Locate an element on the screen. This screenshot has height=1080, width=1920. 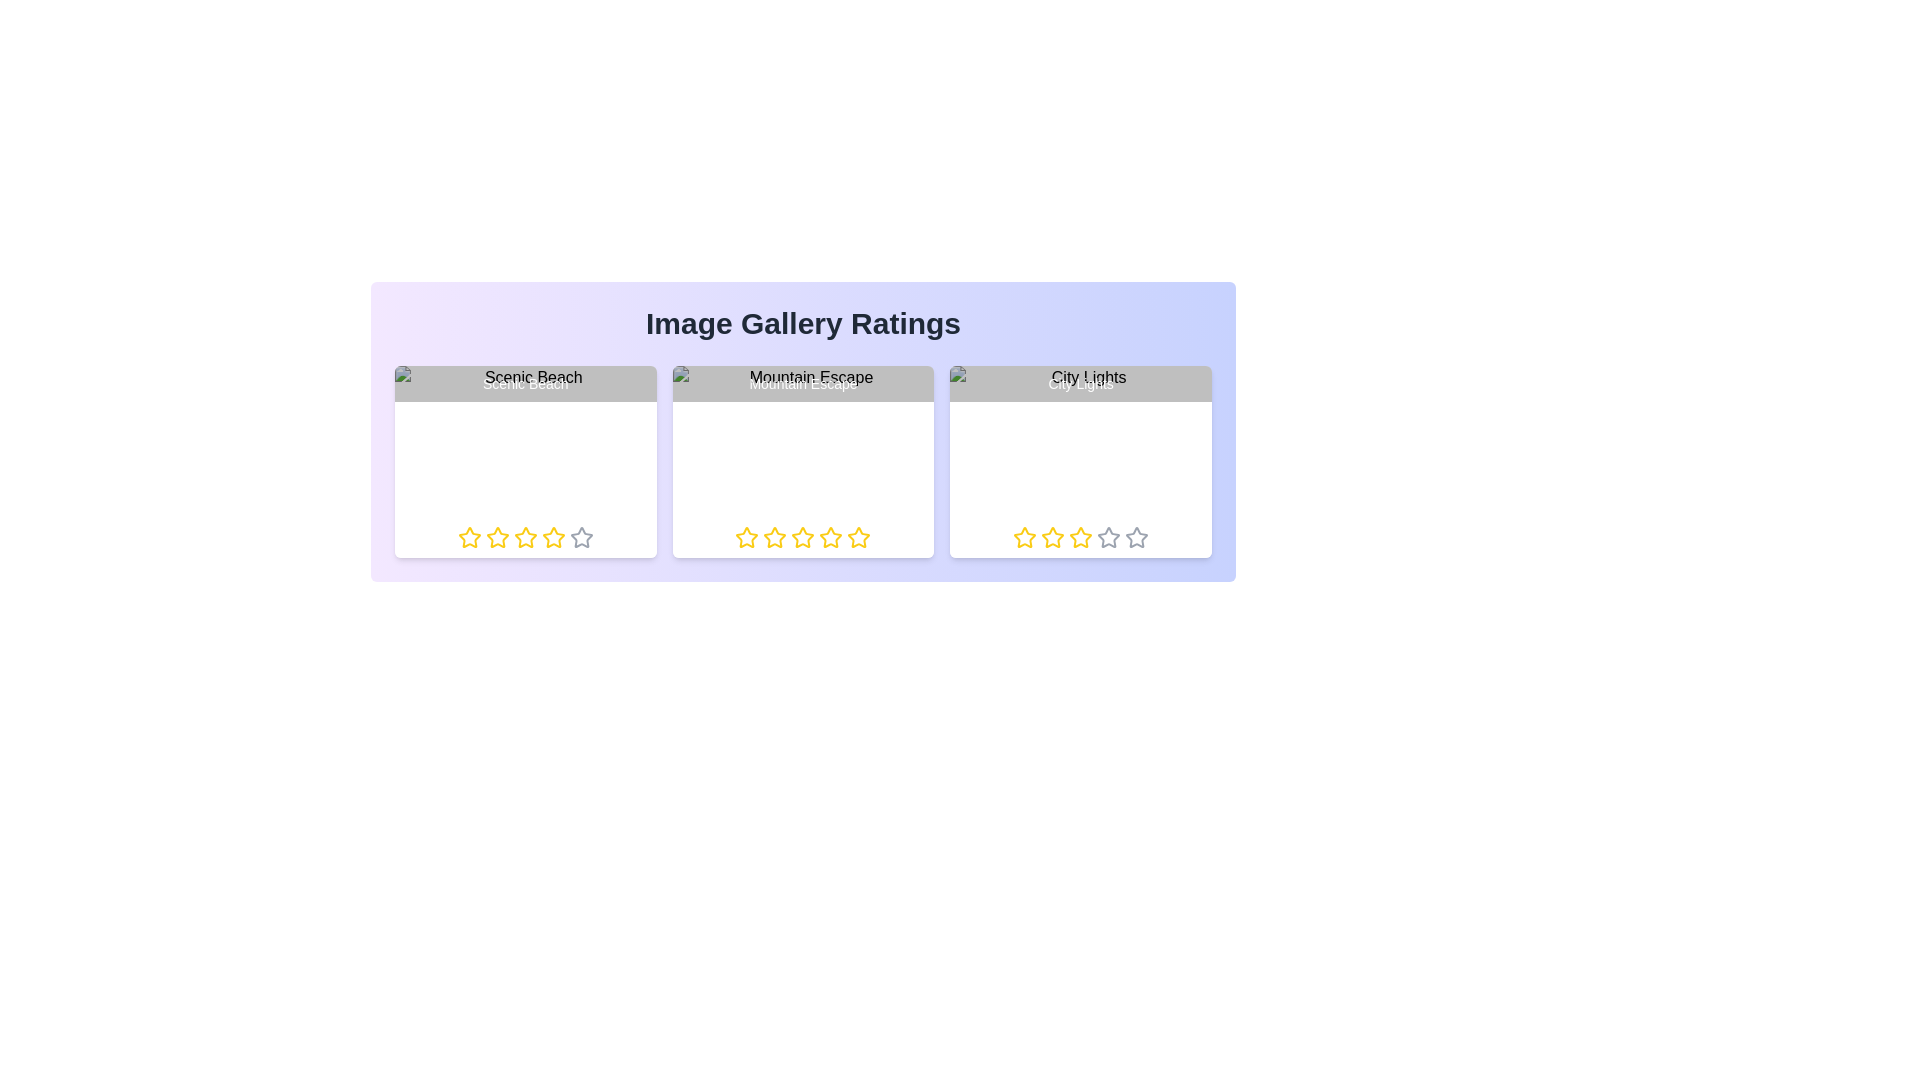
the rating for the image titled 'Scenic Beach' to 4 stars is located at coordinates (541, 536).